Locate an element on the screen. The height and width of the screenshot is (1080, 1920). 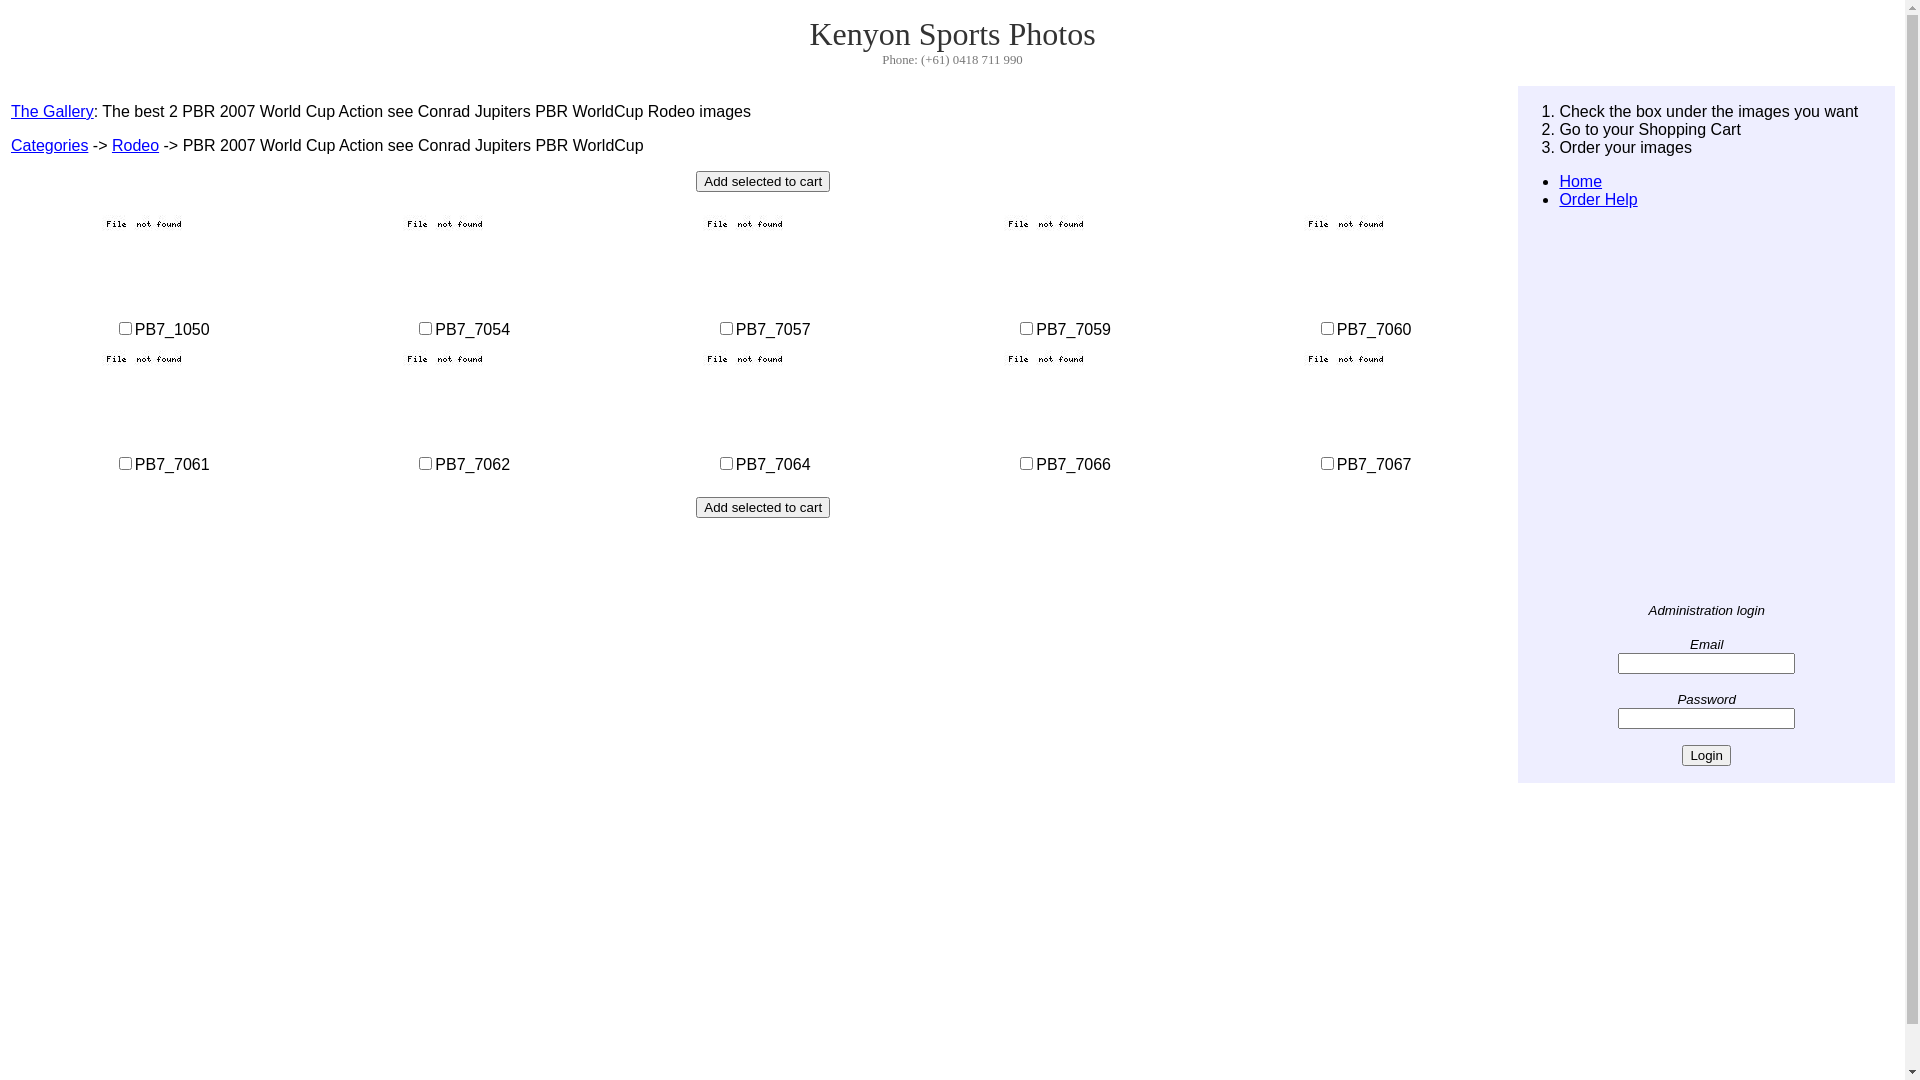
'Order Help' is located at coordinates (1597, 199).